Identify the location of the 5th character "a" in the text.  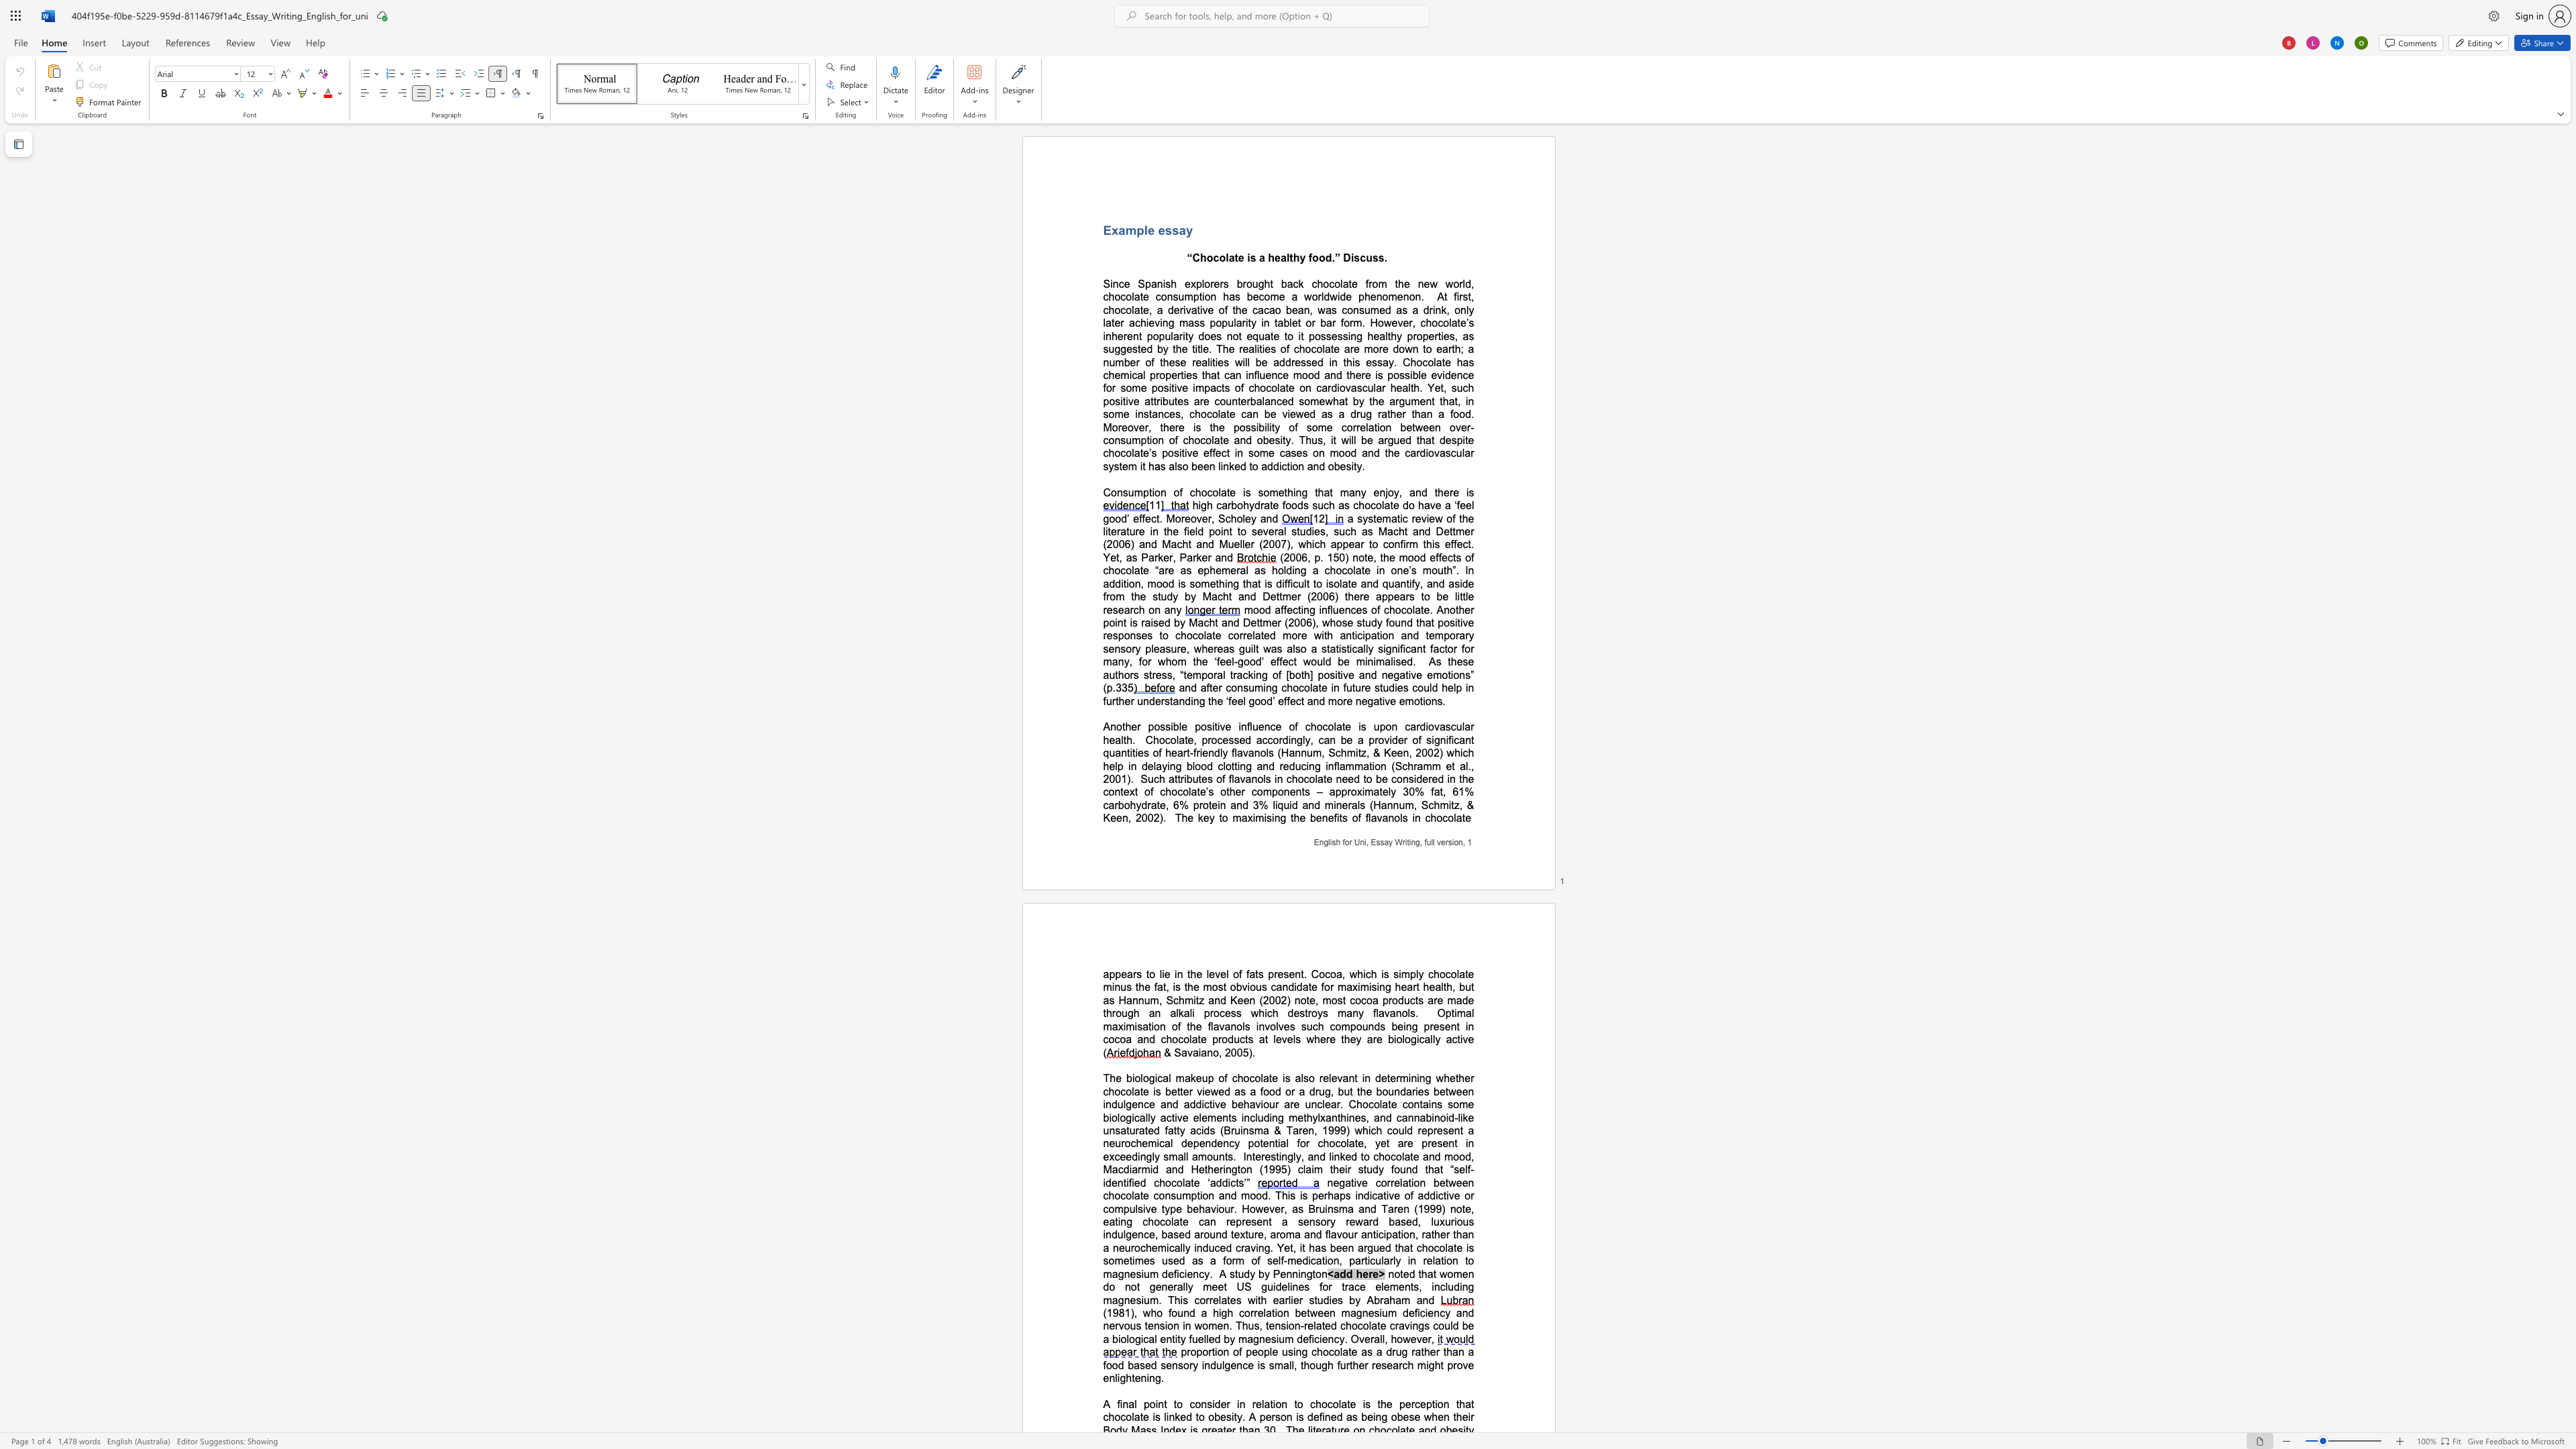
(1436, 1169).